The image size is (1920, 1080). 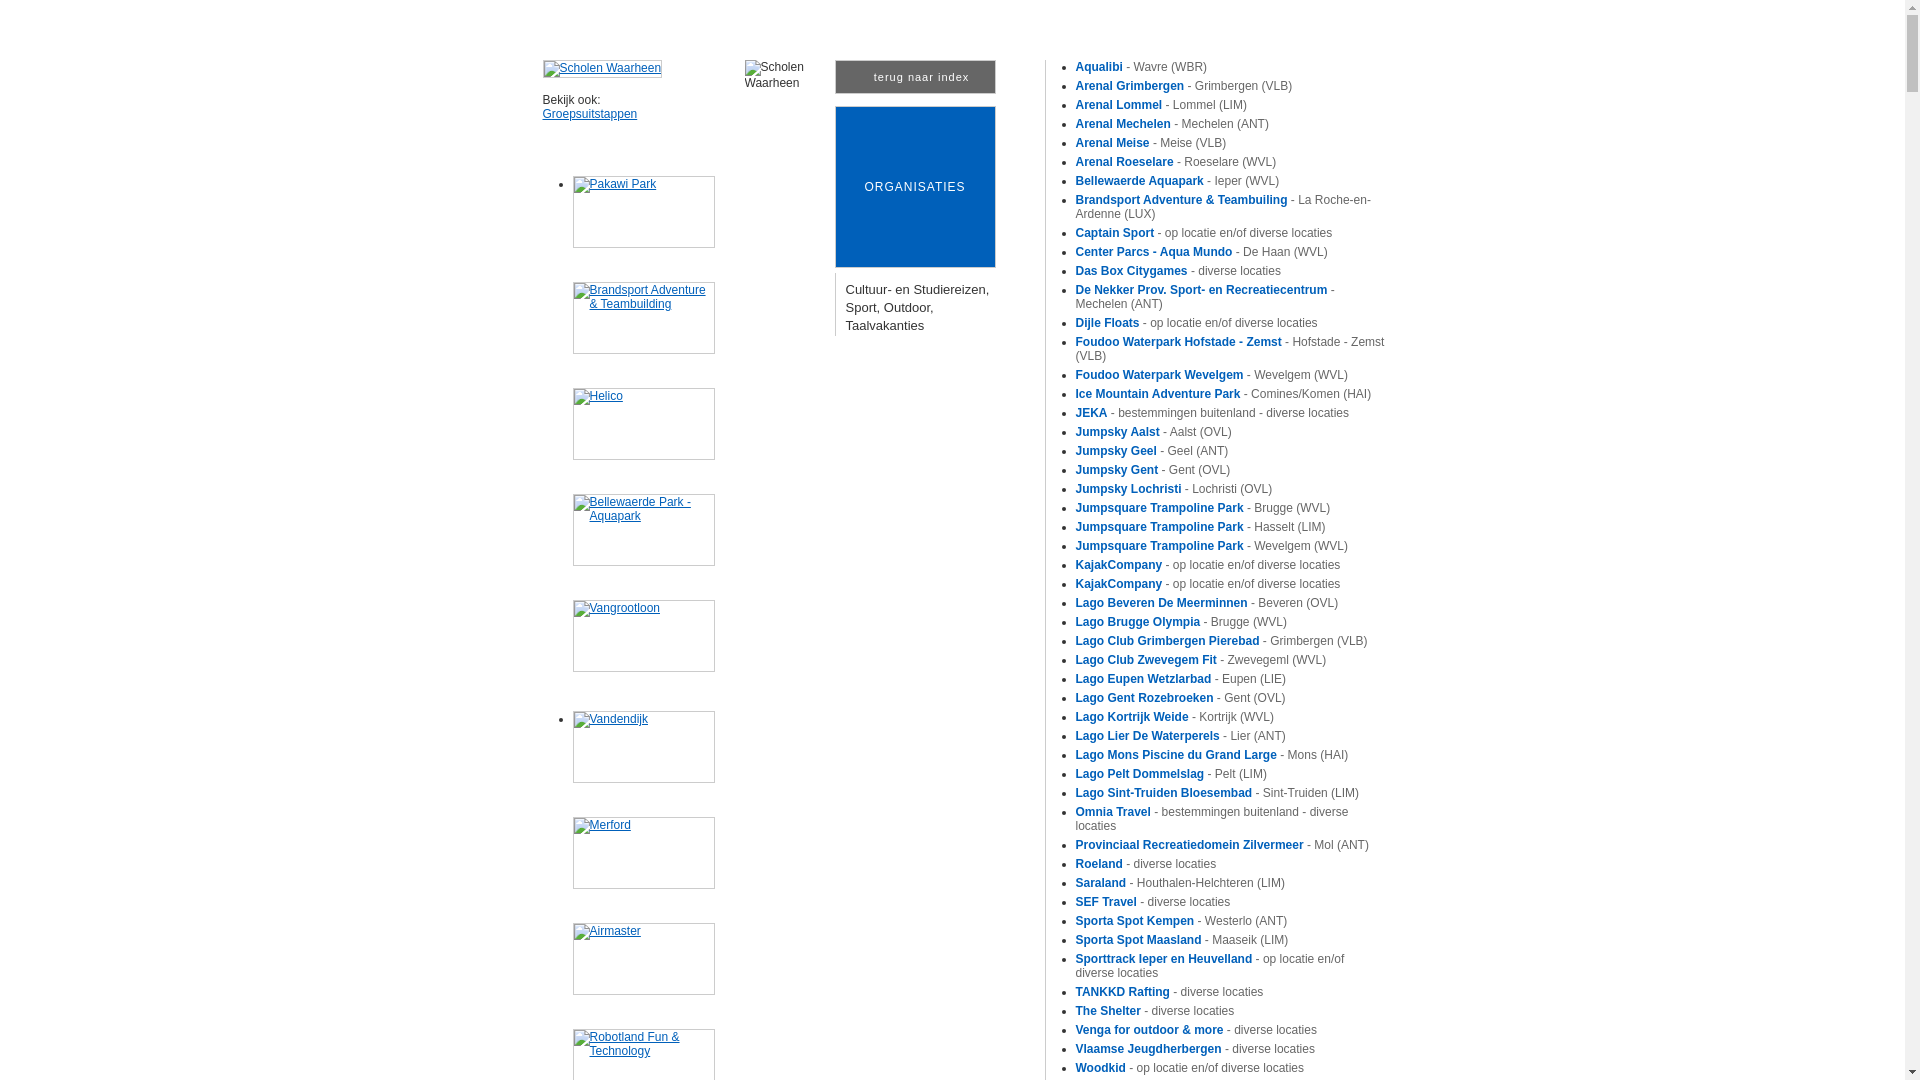 What do you see at coordinates (1200, 659) in the screenshot?
I see `'Lago Club Zwevegem Fit - Zwevegeml (WVL)'` at bounding box center [1200, 659].